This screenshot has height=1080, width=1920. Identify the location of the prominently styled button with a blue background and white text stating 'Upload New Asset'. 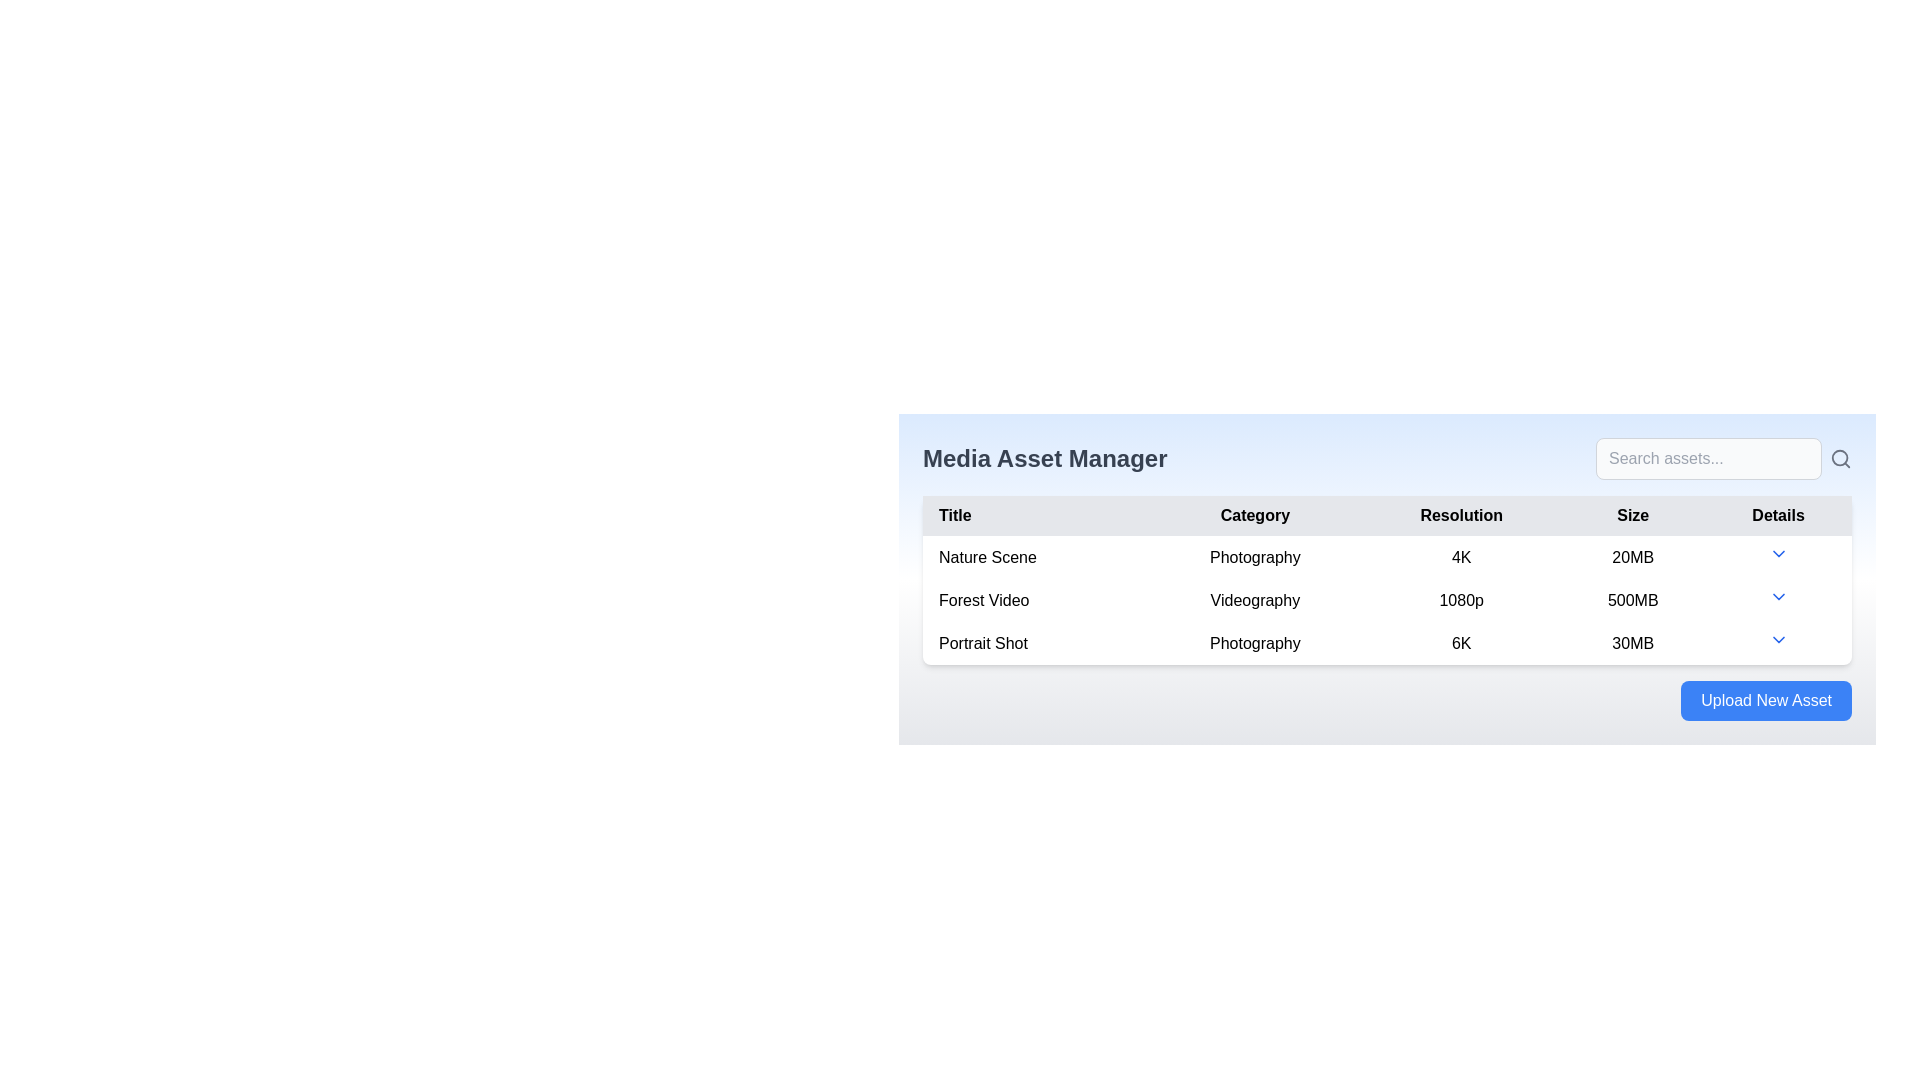
(1766, 700).